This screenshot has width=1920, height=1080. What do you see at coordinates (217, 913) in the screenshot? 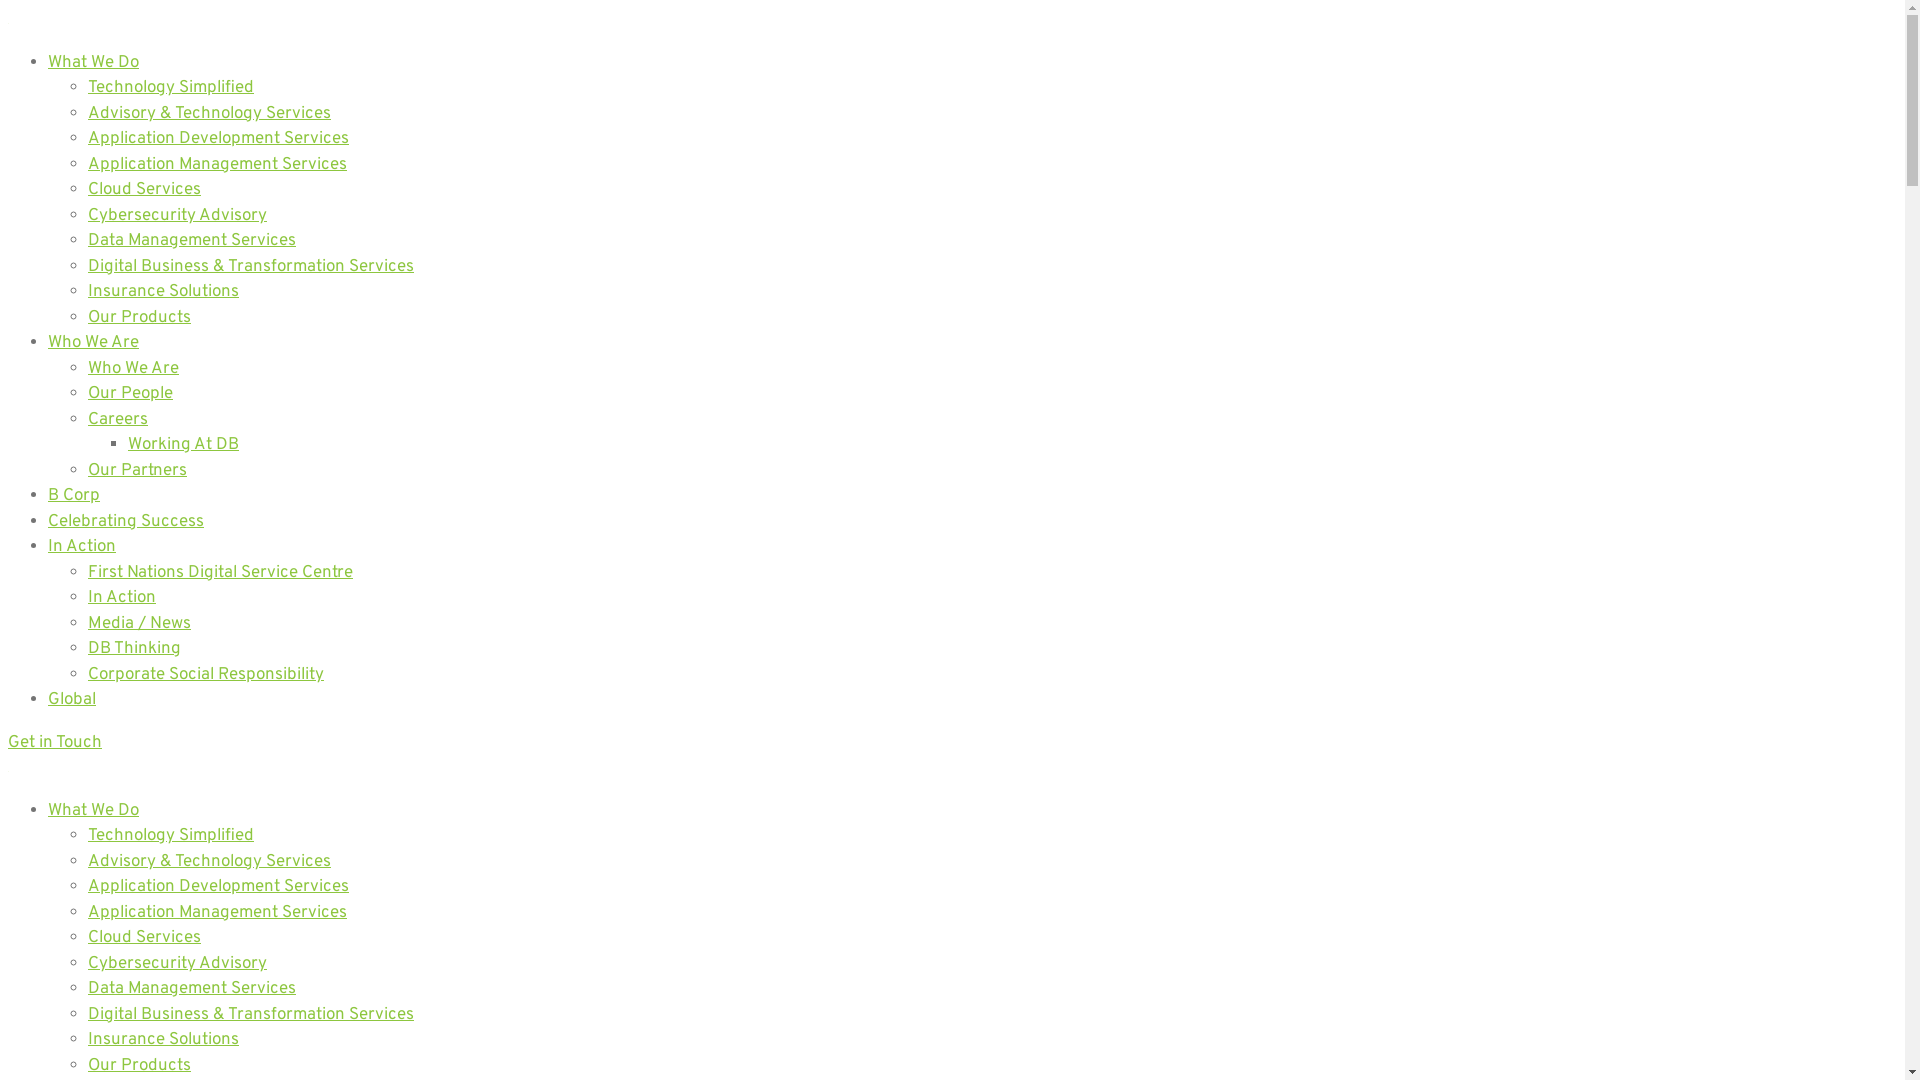
I see `'Application Management Services'` at bounding box center [217, 913].